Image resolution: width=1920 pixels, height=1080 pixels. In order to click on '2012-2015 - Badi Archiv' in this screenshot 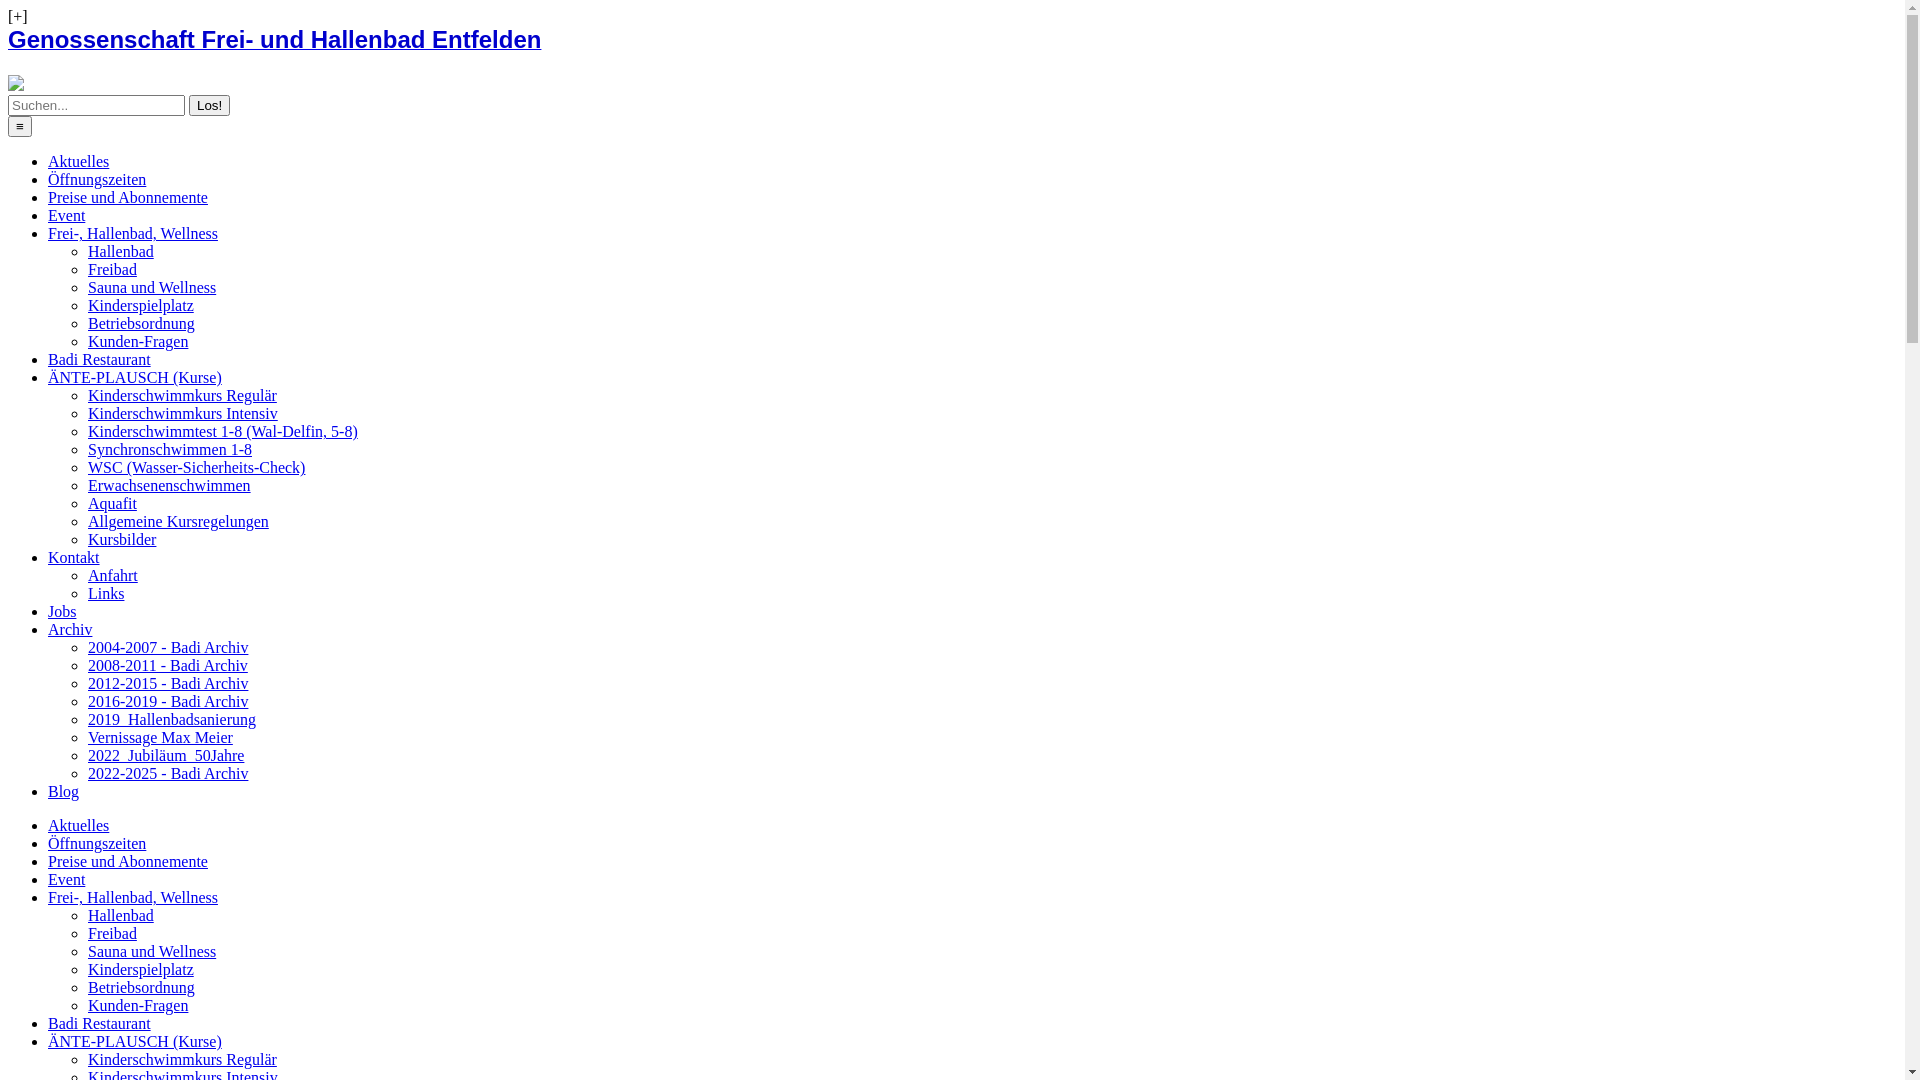, I will do `click(168, 682)`.